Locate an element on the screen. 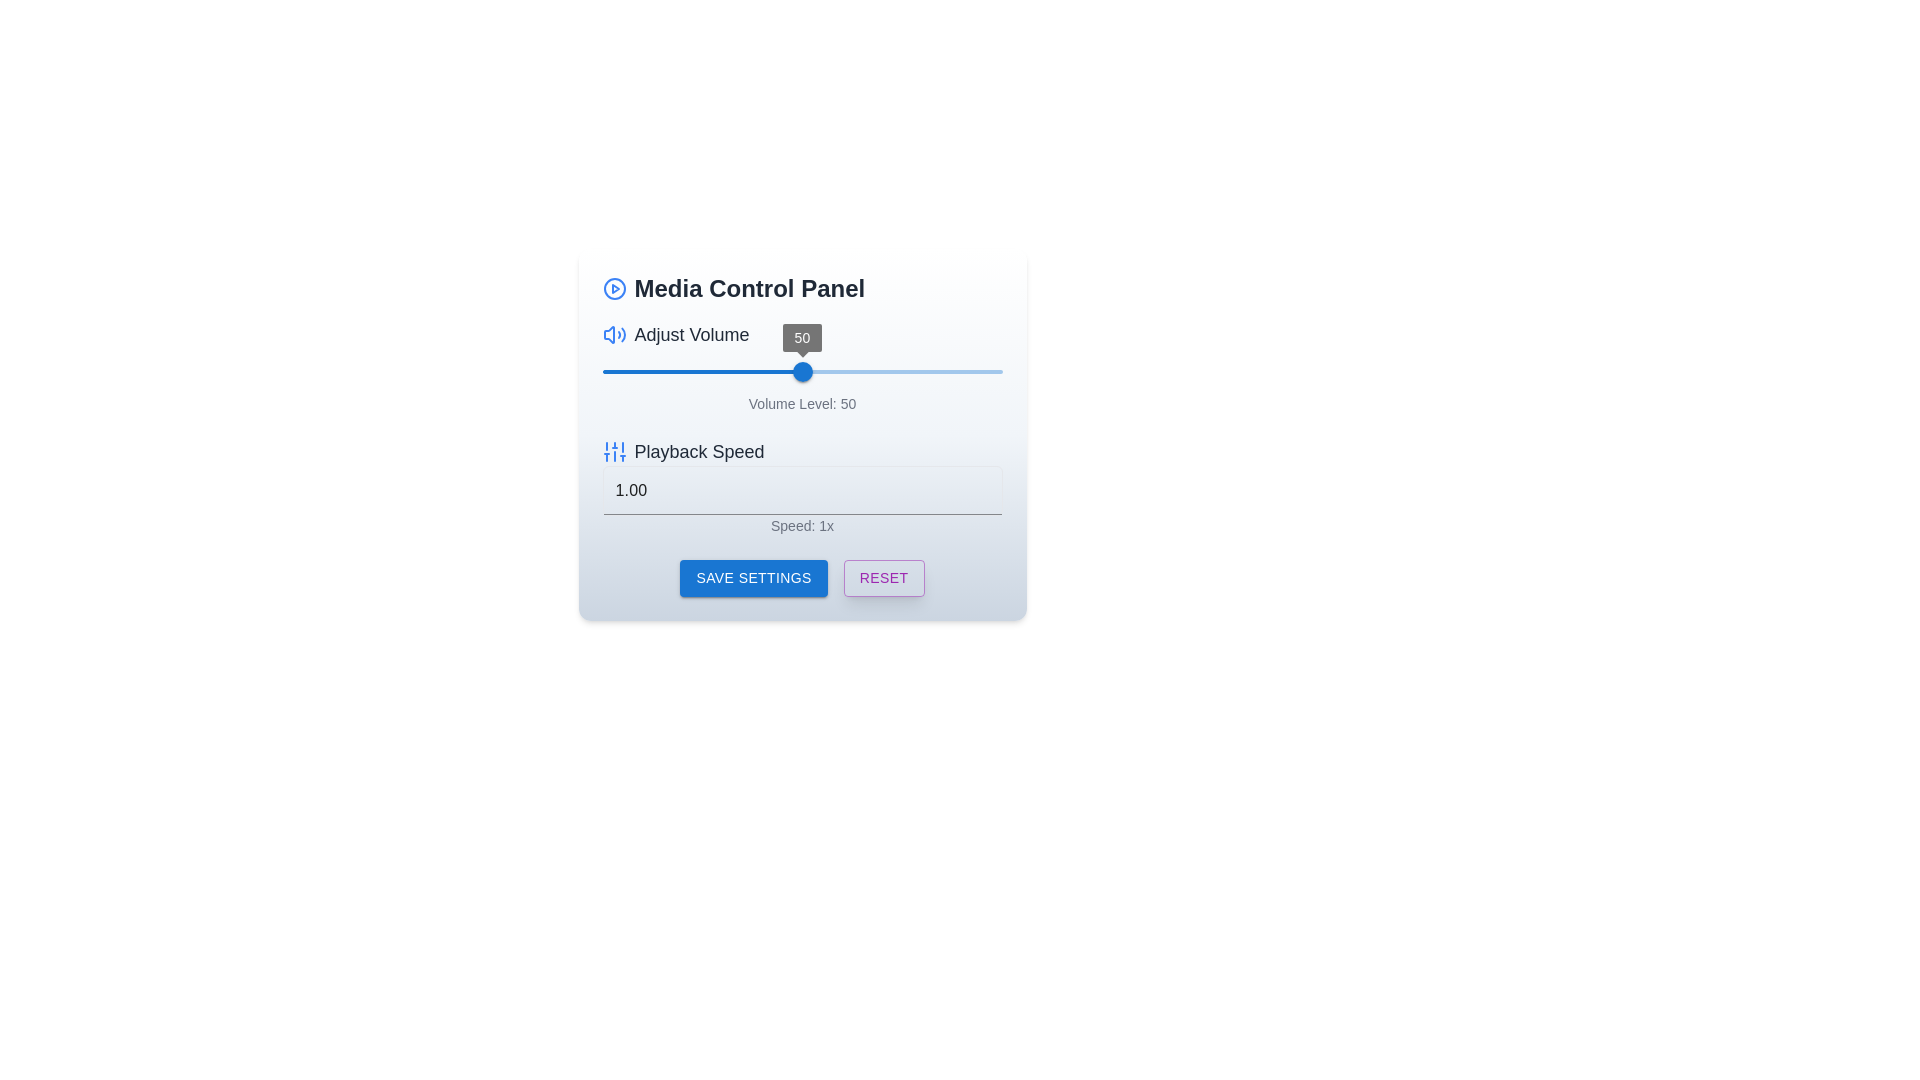 The width and height of the screenshot is (1920, 1080). the volume level is located at coordinates (897, 371).